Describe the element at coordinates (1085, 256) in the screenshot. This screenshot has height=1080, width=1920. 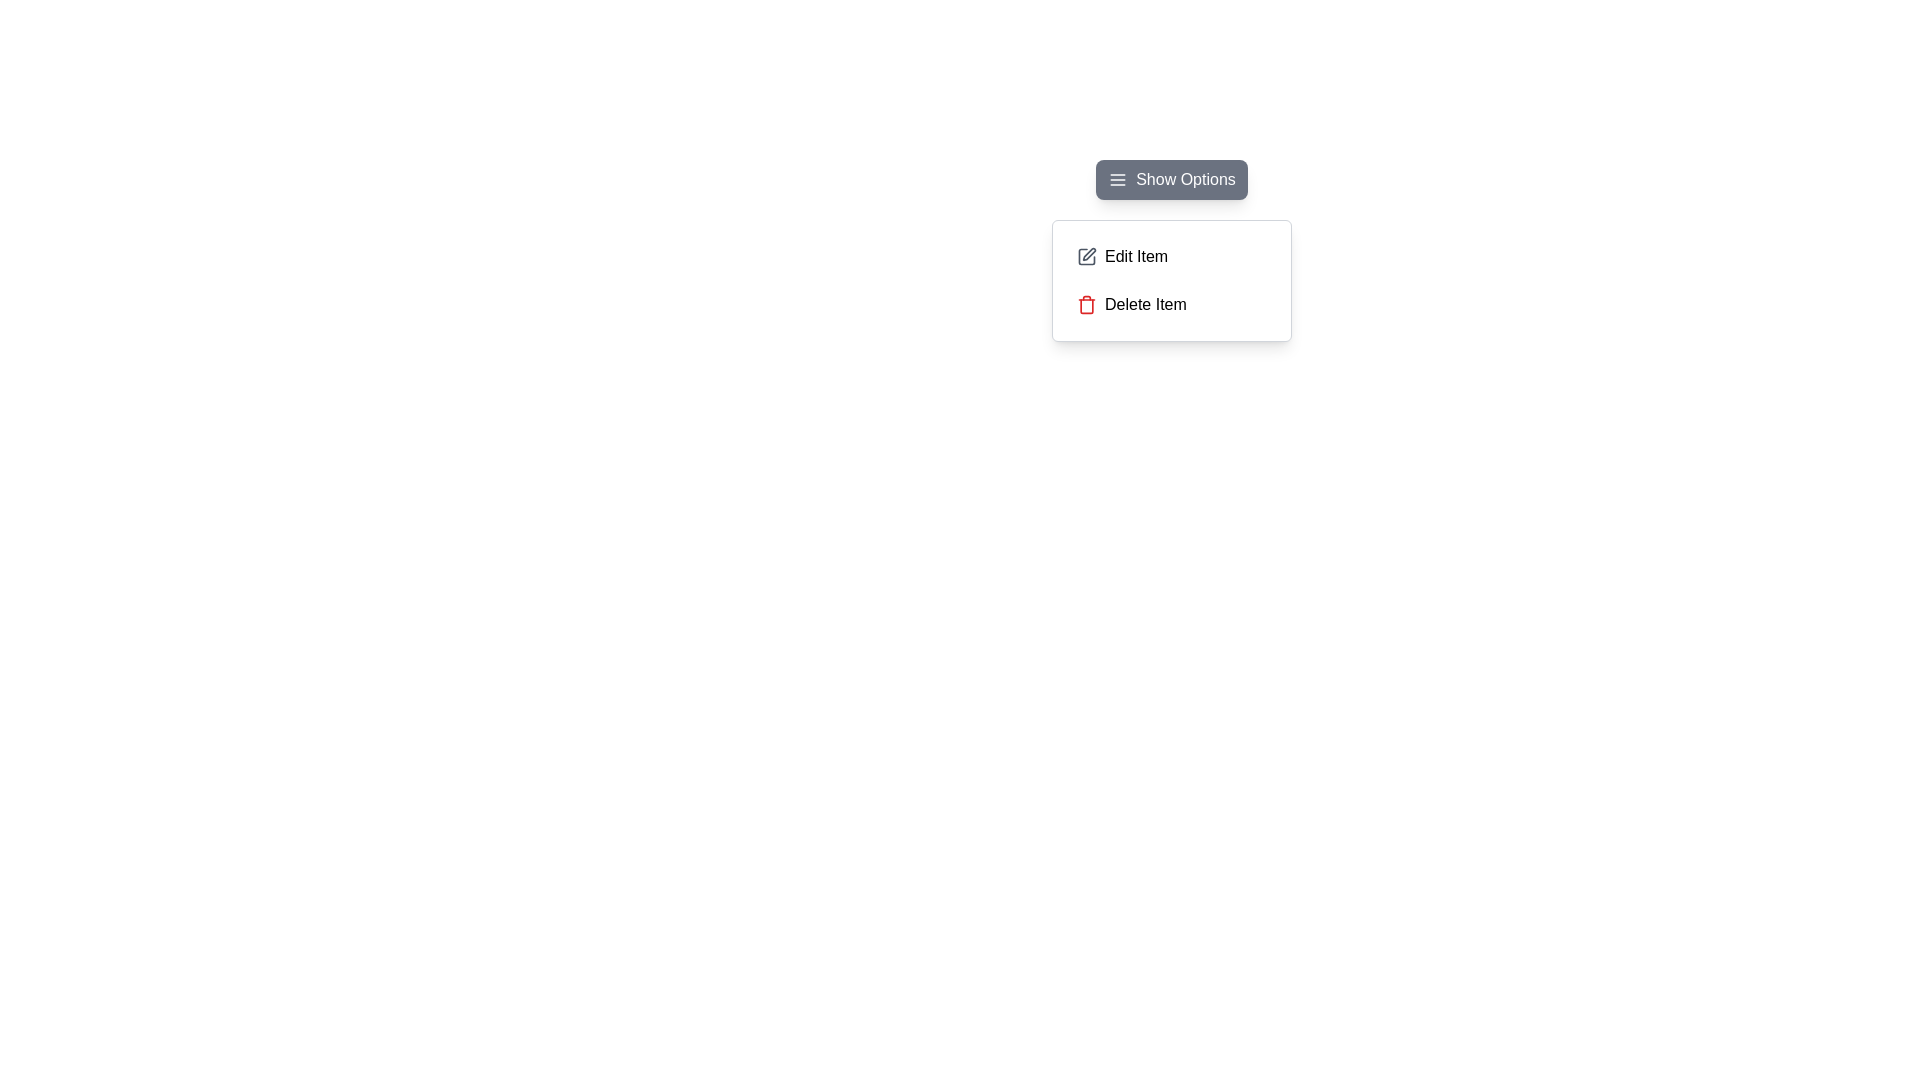
I see `the edit icon located to the left of the 'Edit Item' text in the dropdown menu under the 'Show Options' button` at that location.